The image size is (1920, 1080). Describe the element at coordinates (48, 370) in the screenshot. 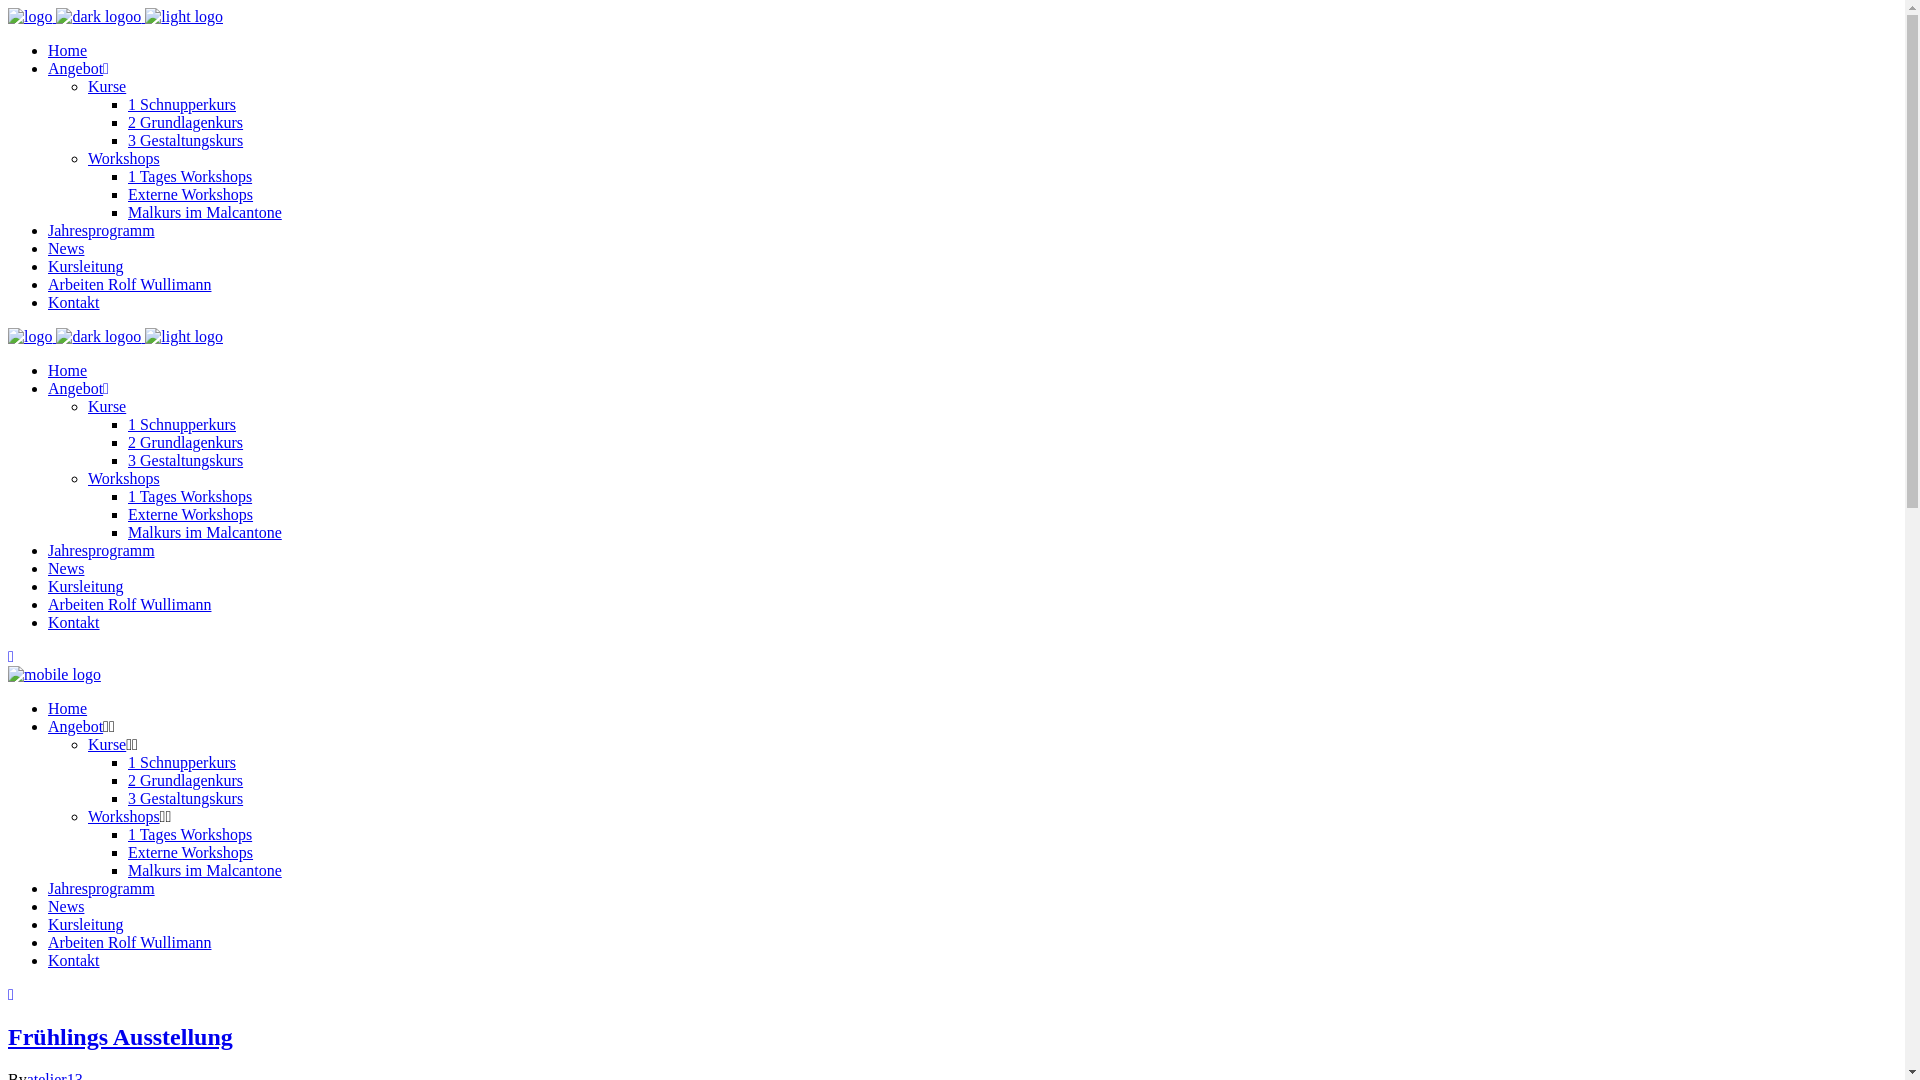

I see `'Home'` at that location.